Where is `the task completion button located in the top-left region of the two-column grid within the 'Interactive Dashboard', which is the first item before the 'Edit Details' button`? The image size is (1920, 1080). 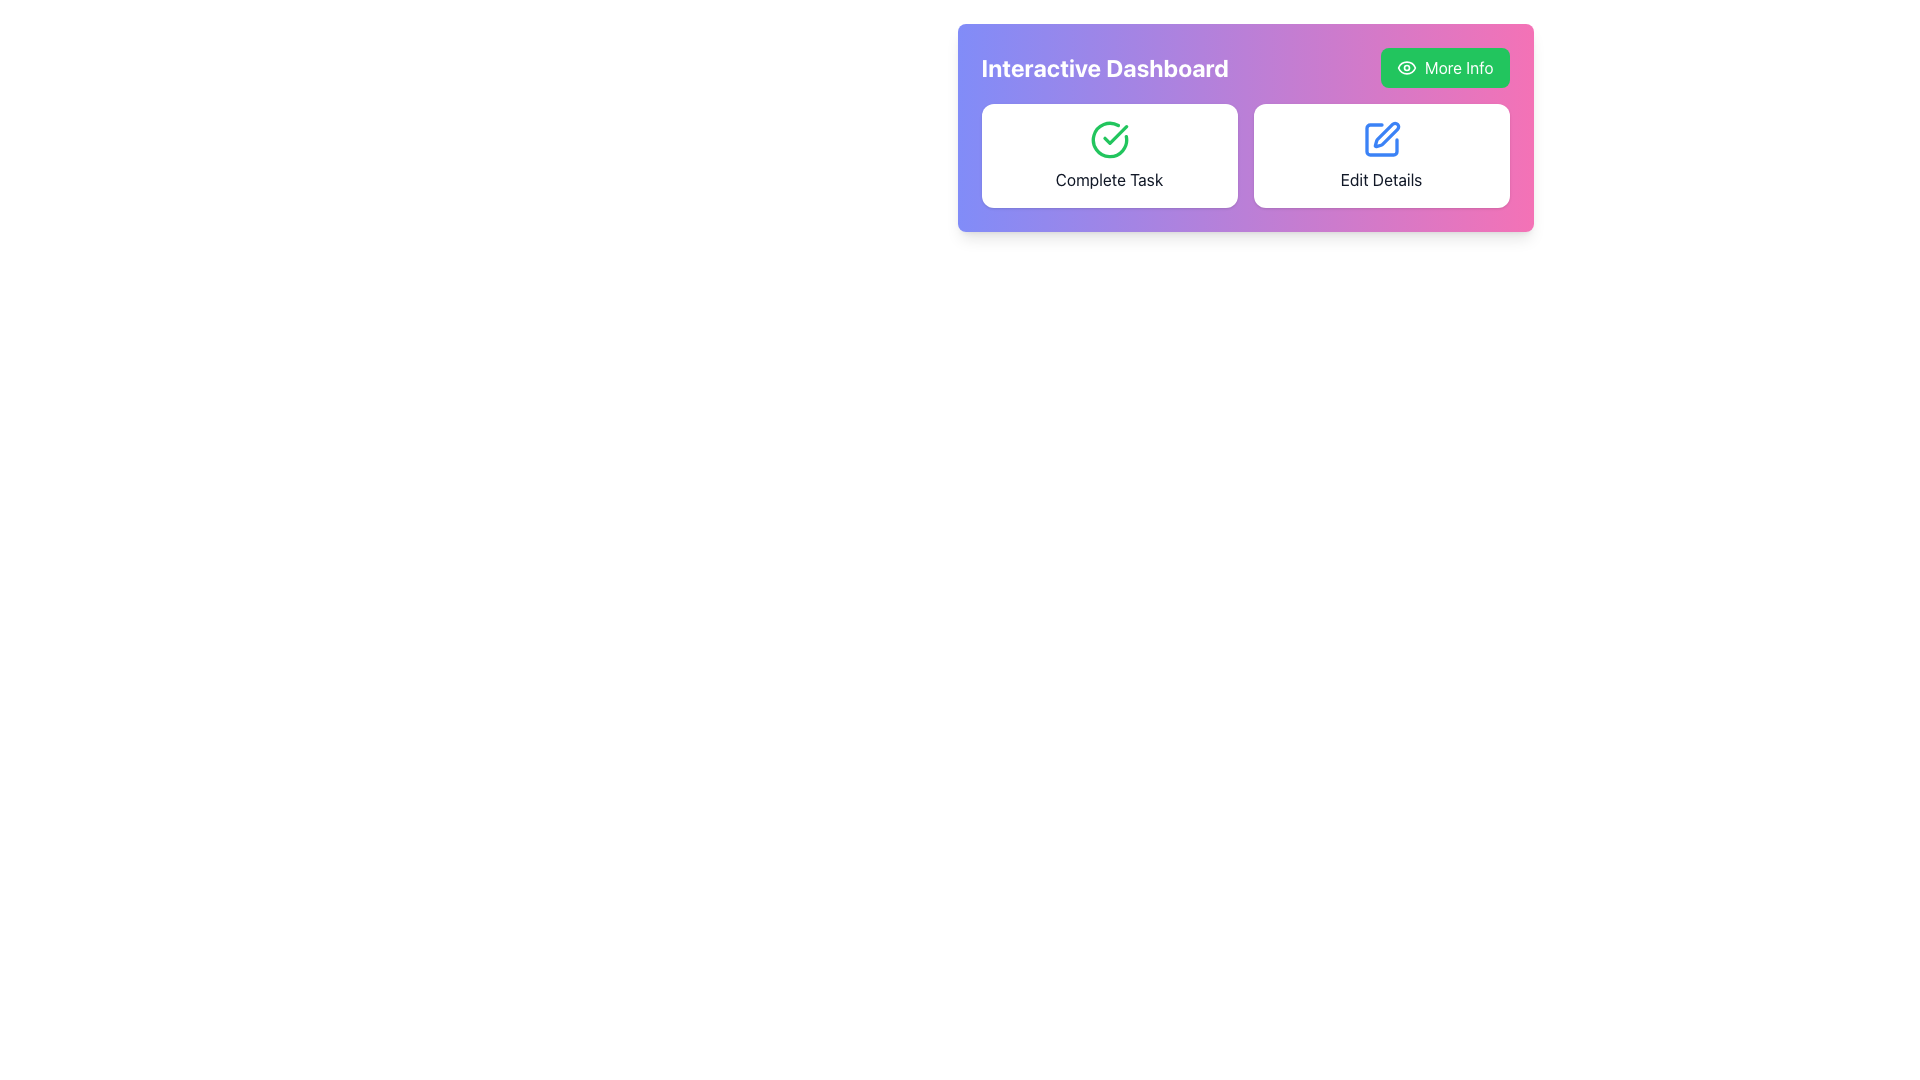 the task completion button located in the top-left region of the two-column grid within the 'Interactive Dashboard', which is the first item before the 'Edit Details' button is located at coordinates (1108, 154).